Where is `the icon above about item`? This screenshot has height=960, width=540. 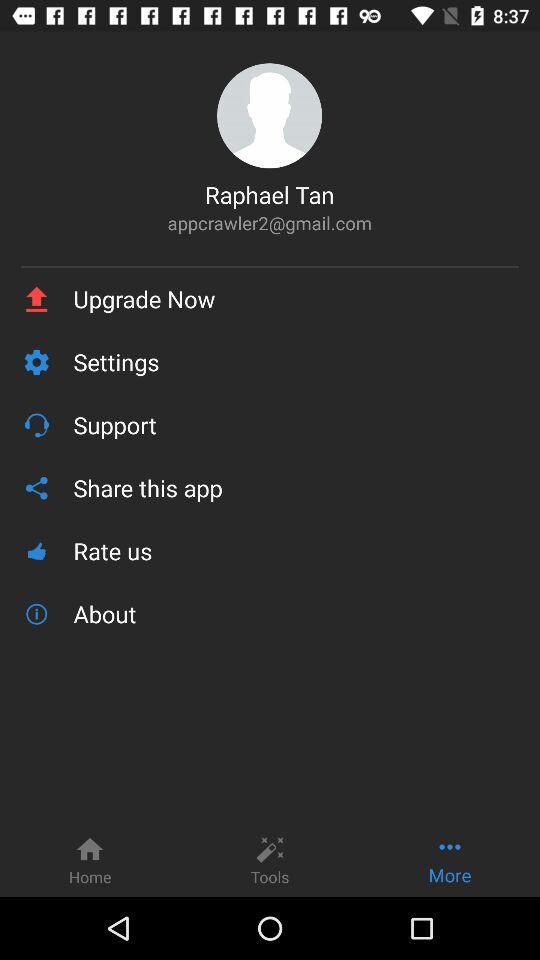 the icon above about item is located at coordinates (295, 551).